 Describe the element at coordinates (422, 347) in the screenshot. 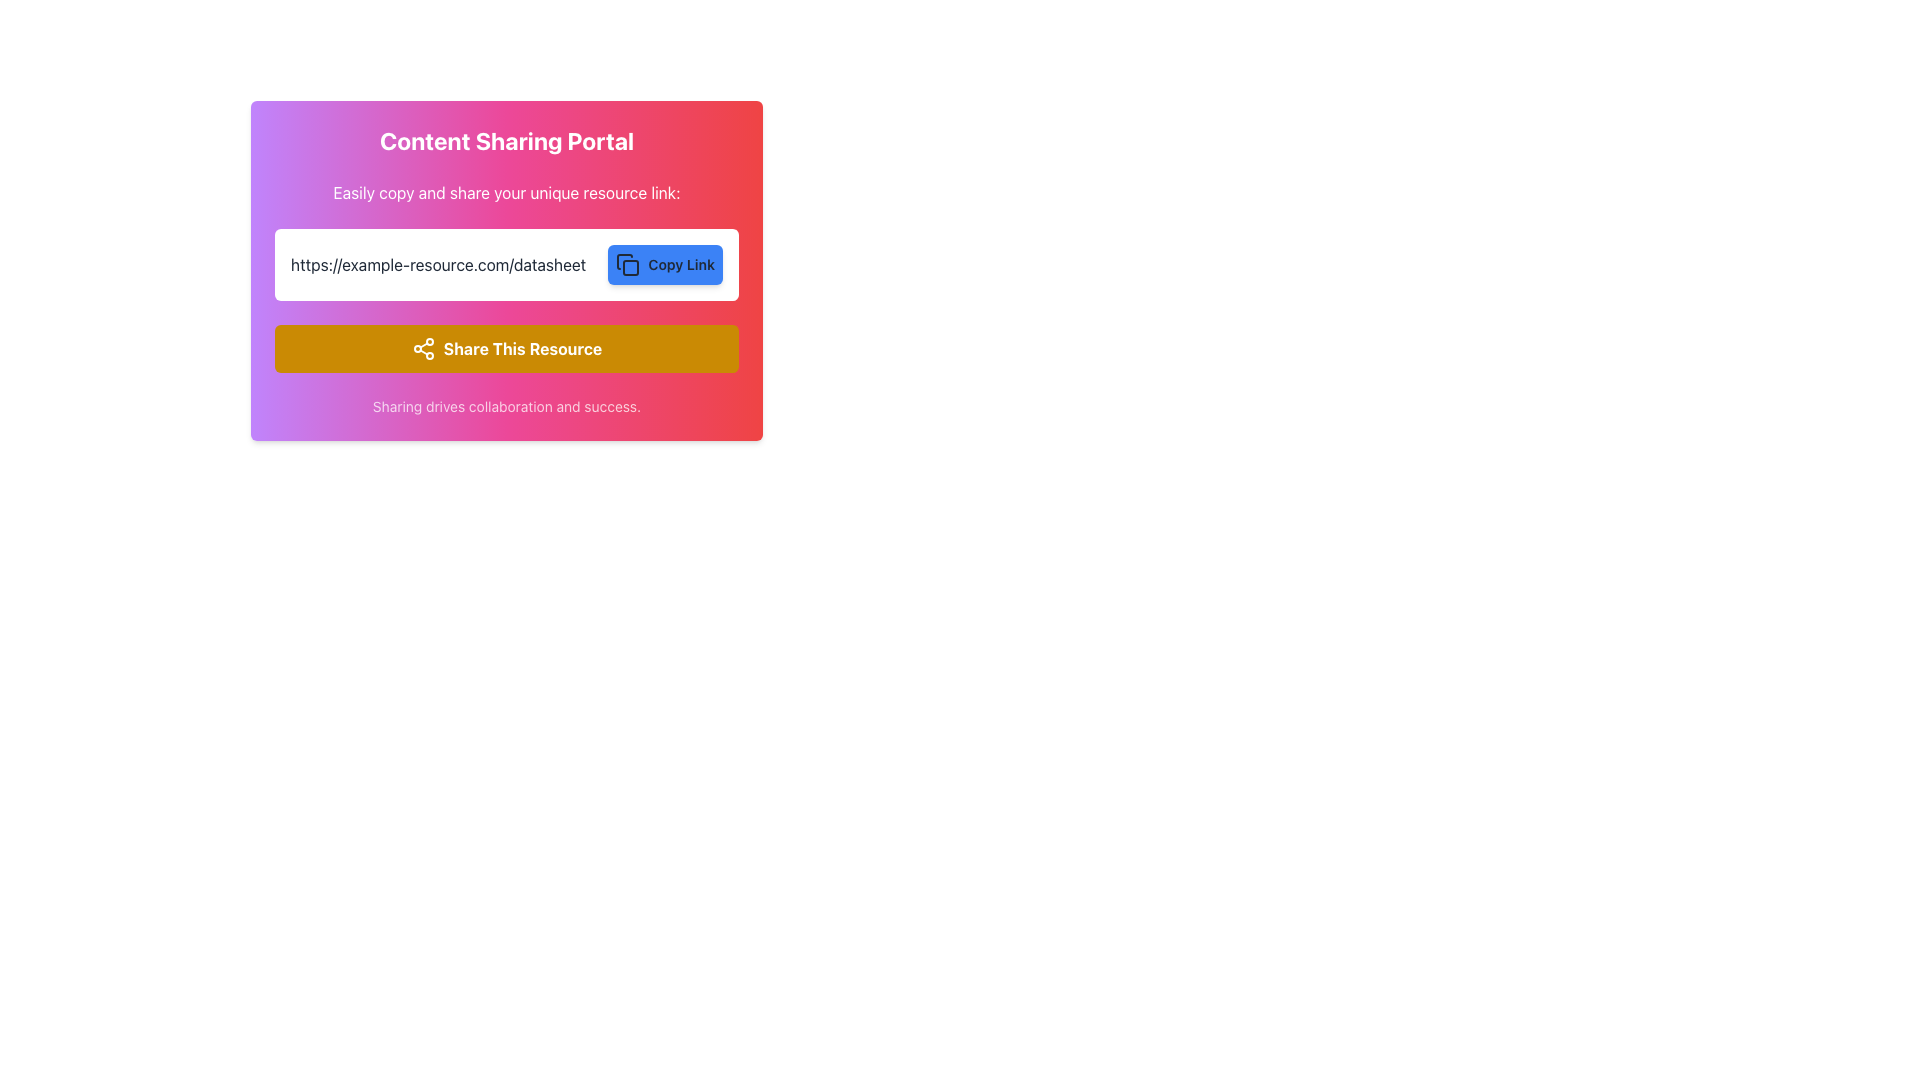

I see `the share icon within the yellow button labeled 'Share This Resource' in the 'Content Sharing Portal' panel to indicate sharing functionality` at that location.